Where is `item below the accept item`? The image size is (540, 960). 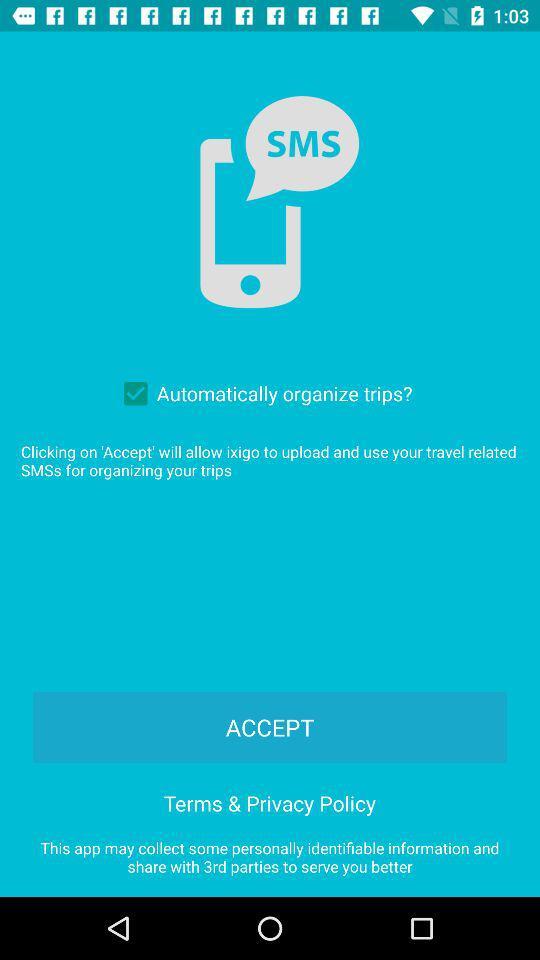
item below the accept item is located at coordinates (270, 800).